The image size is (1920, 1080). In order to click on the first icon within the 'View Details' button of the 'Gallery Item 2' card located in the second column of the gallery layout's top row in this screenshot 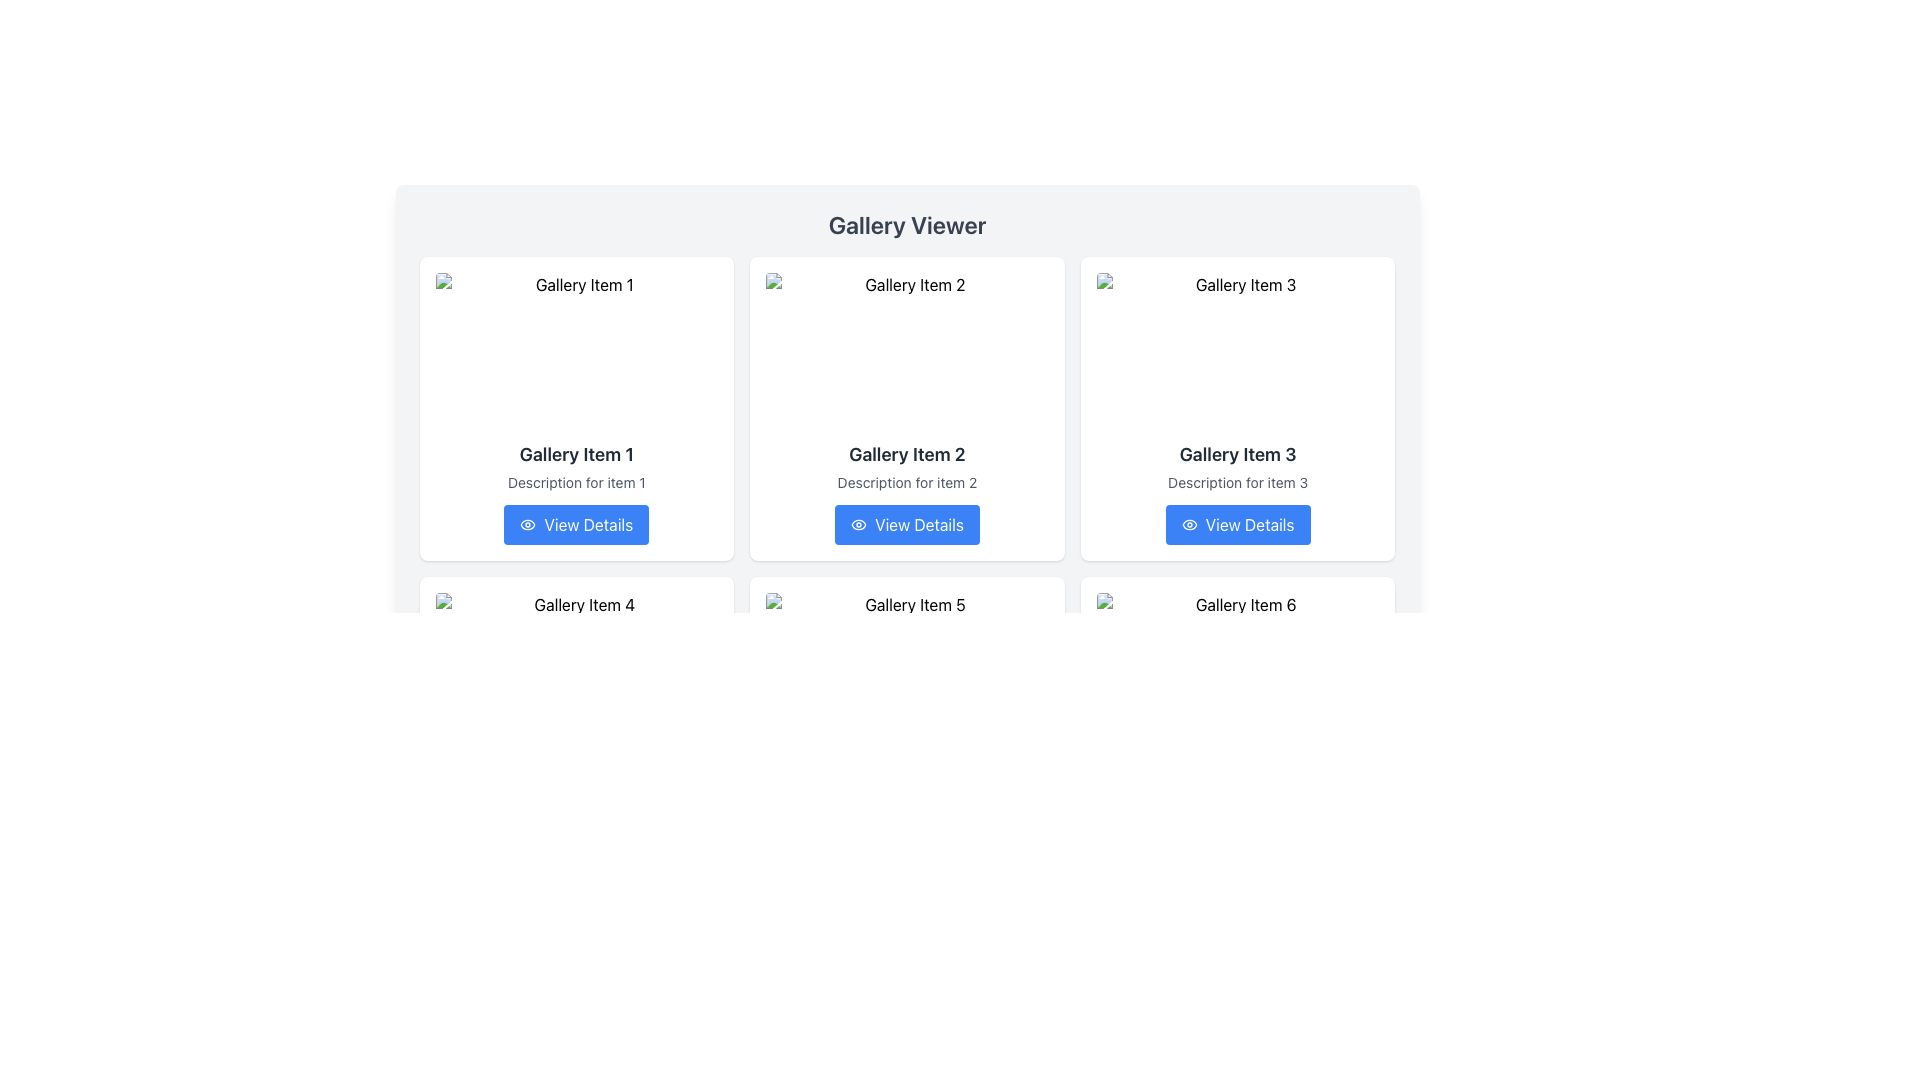, I will do `click(859, 523)`.